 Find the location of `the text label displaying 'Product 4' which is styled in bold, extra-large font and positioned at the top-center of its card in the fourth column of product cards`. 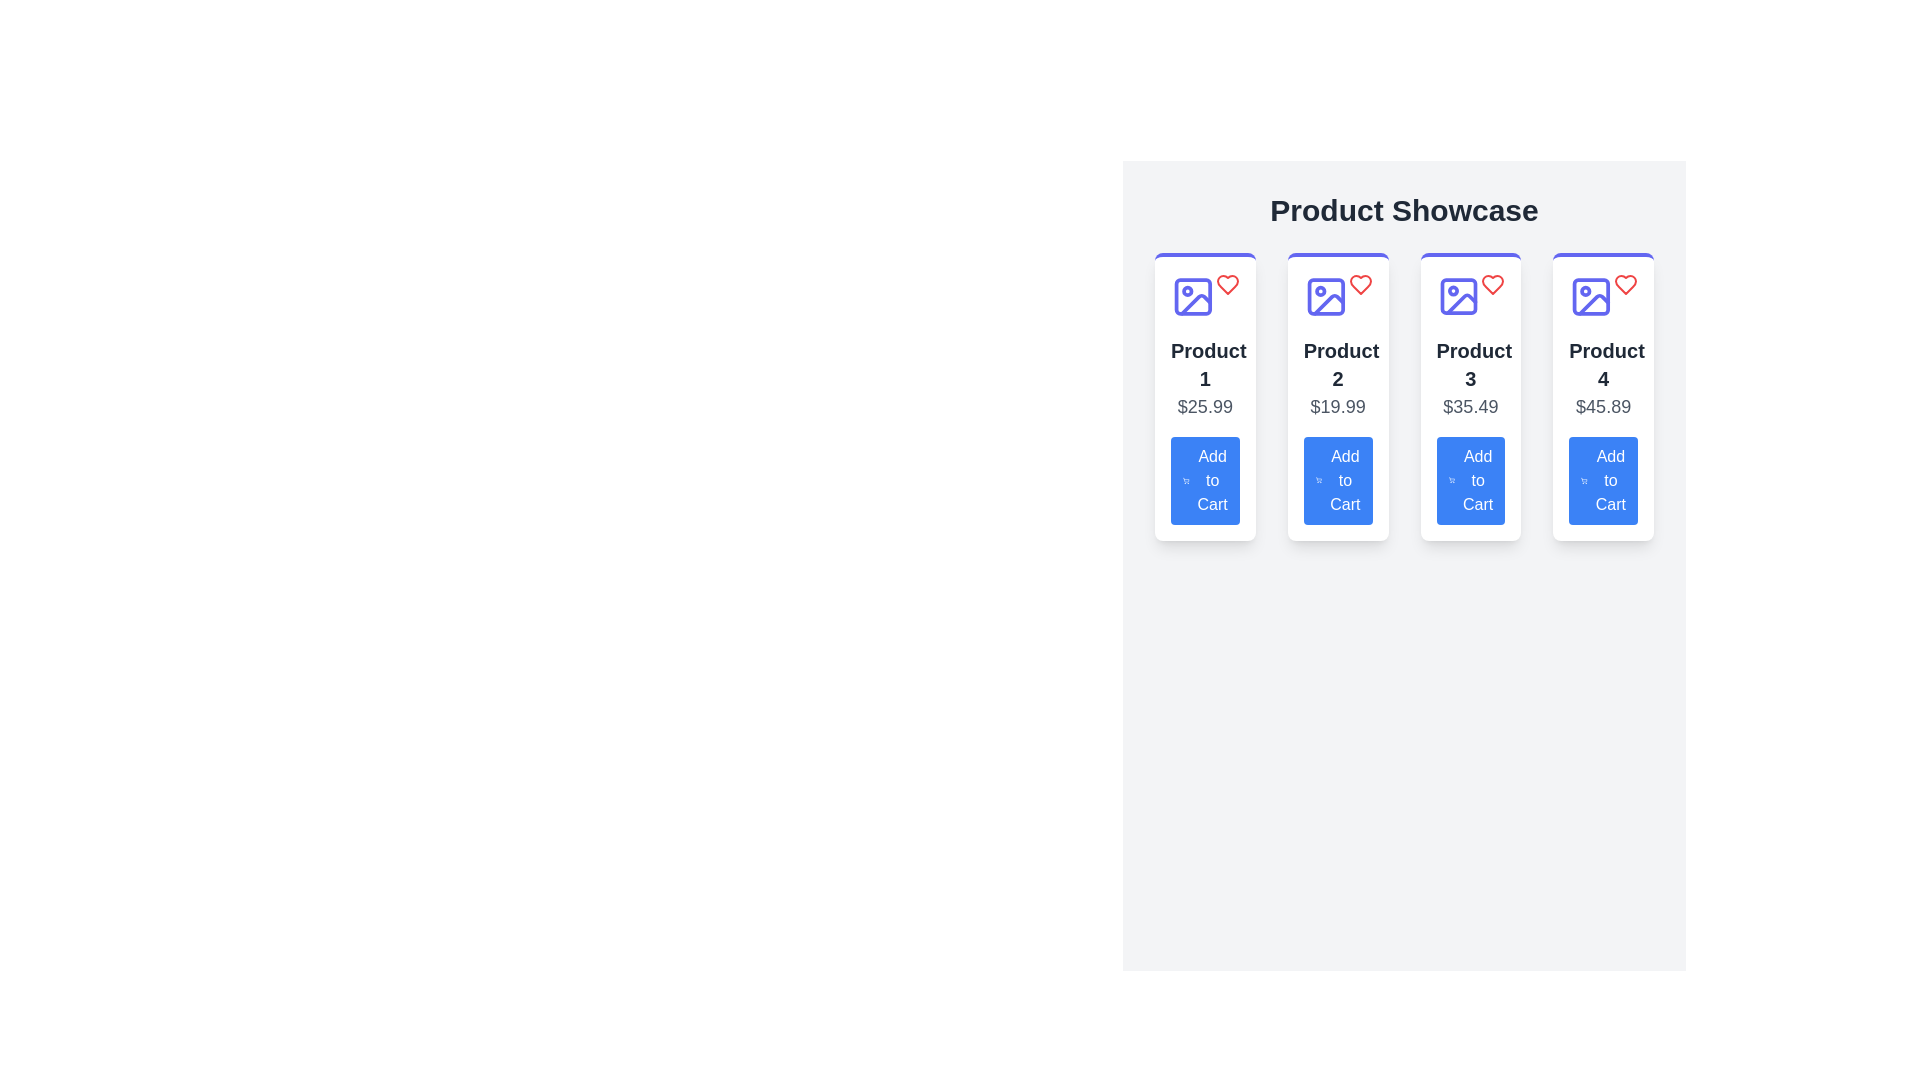

the text label displaying 'Product 4' which is styled in bold, extra-large font and positioned at the top-center of its card in the fourth column of product cards is located at coordinates (1603, 365).